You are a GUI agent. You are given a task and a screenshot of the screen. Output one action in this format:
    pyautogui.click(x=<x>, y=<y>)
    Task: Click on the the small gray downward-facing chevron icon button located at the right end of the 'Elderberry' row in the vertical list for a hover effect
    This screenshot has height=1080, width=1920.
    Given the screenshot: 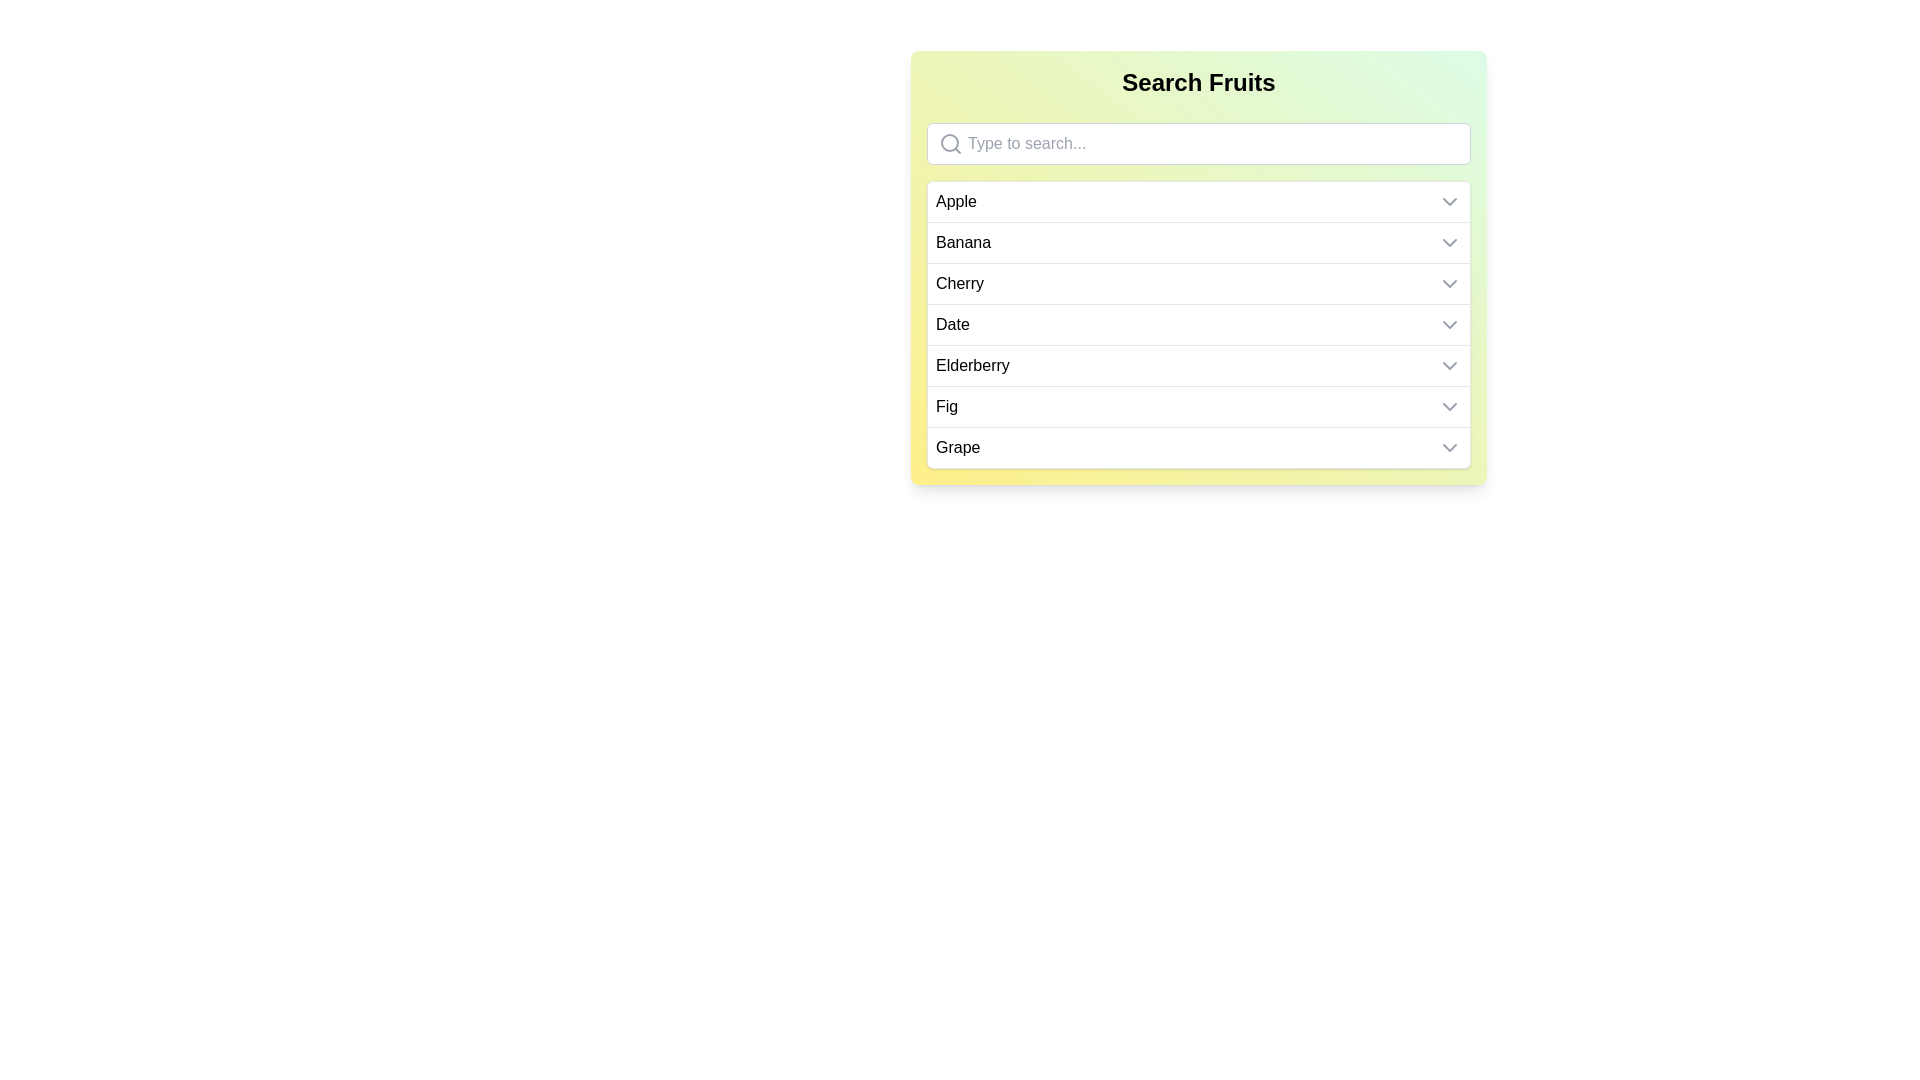 What is the action you would take?
    pyautogui.click(x=1449, y=366)
    